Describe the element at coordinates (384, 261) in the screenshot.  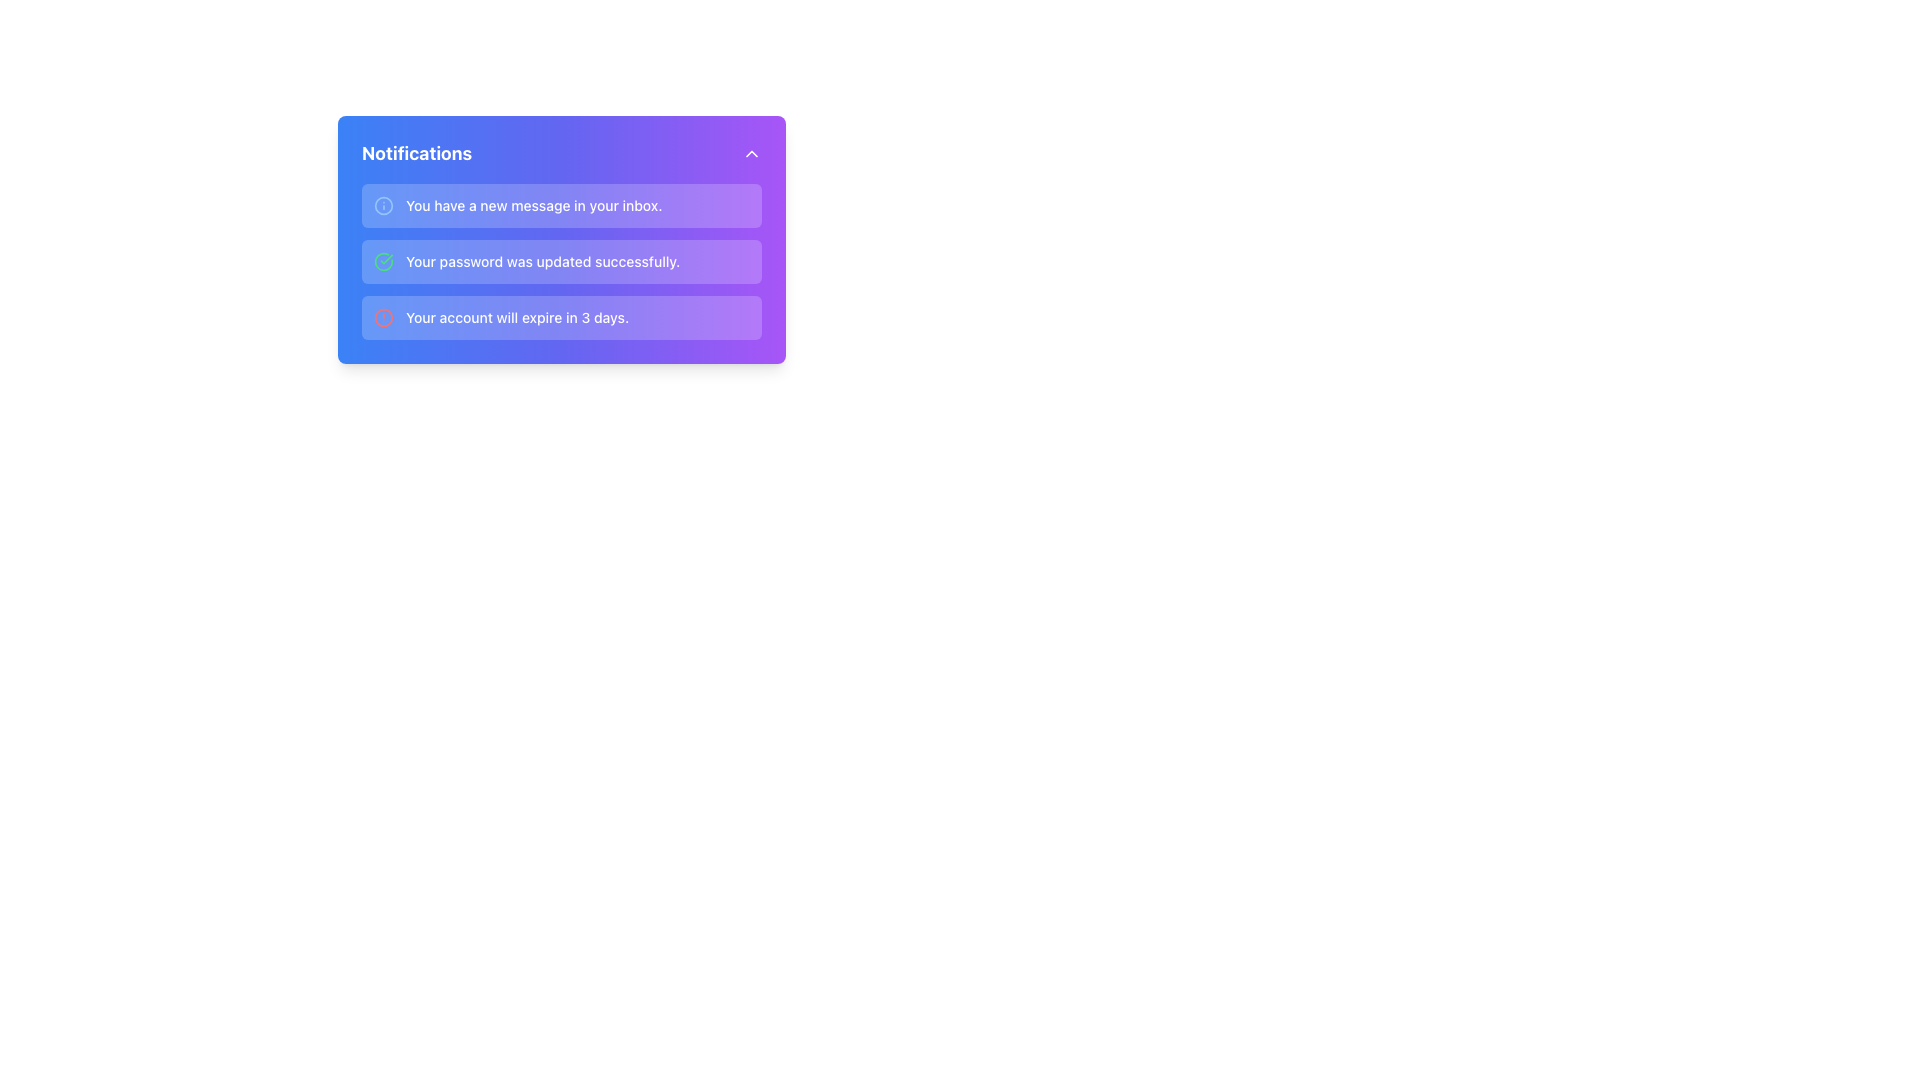
I see `the informational icon representing a successful notification located to the left of the text 'Your password was updated successfully' in the second notification row` at that location.